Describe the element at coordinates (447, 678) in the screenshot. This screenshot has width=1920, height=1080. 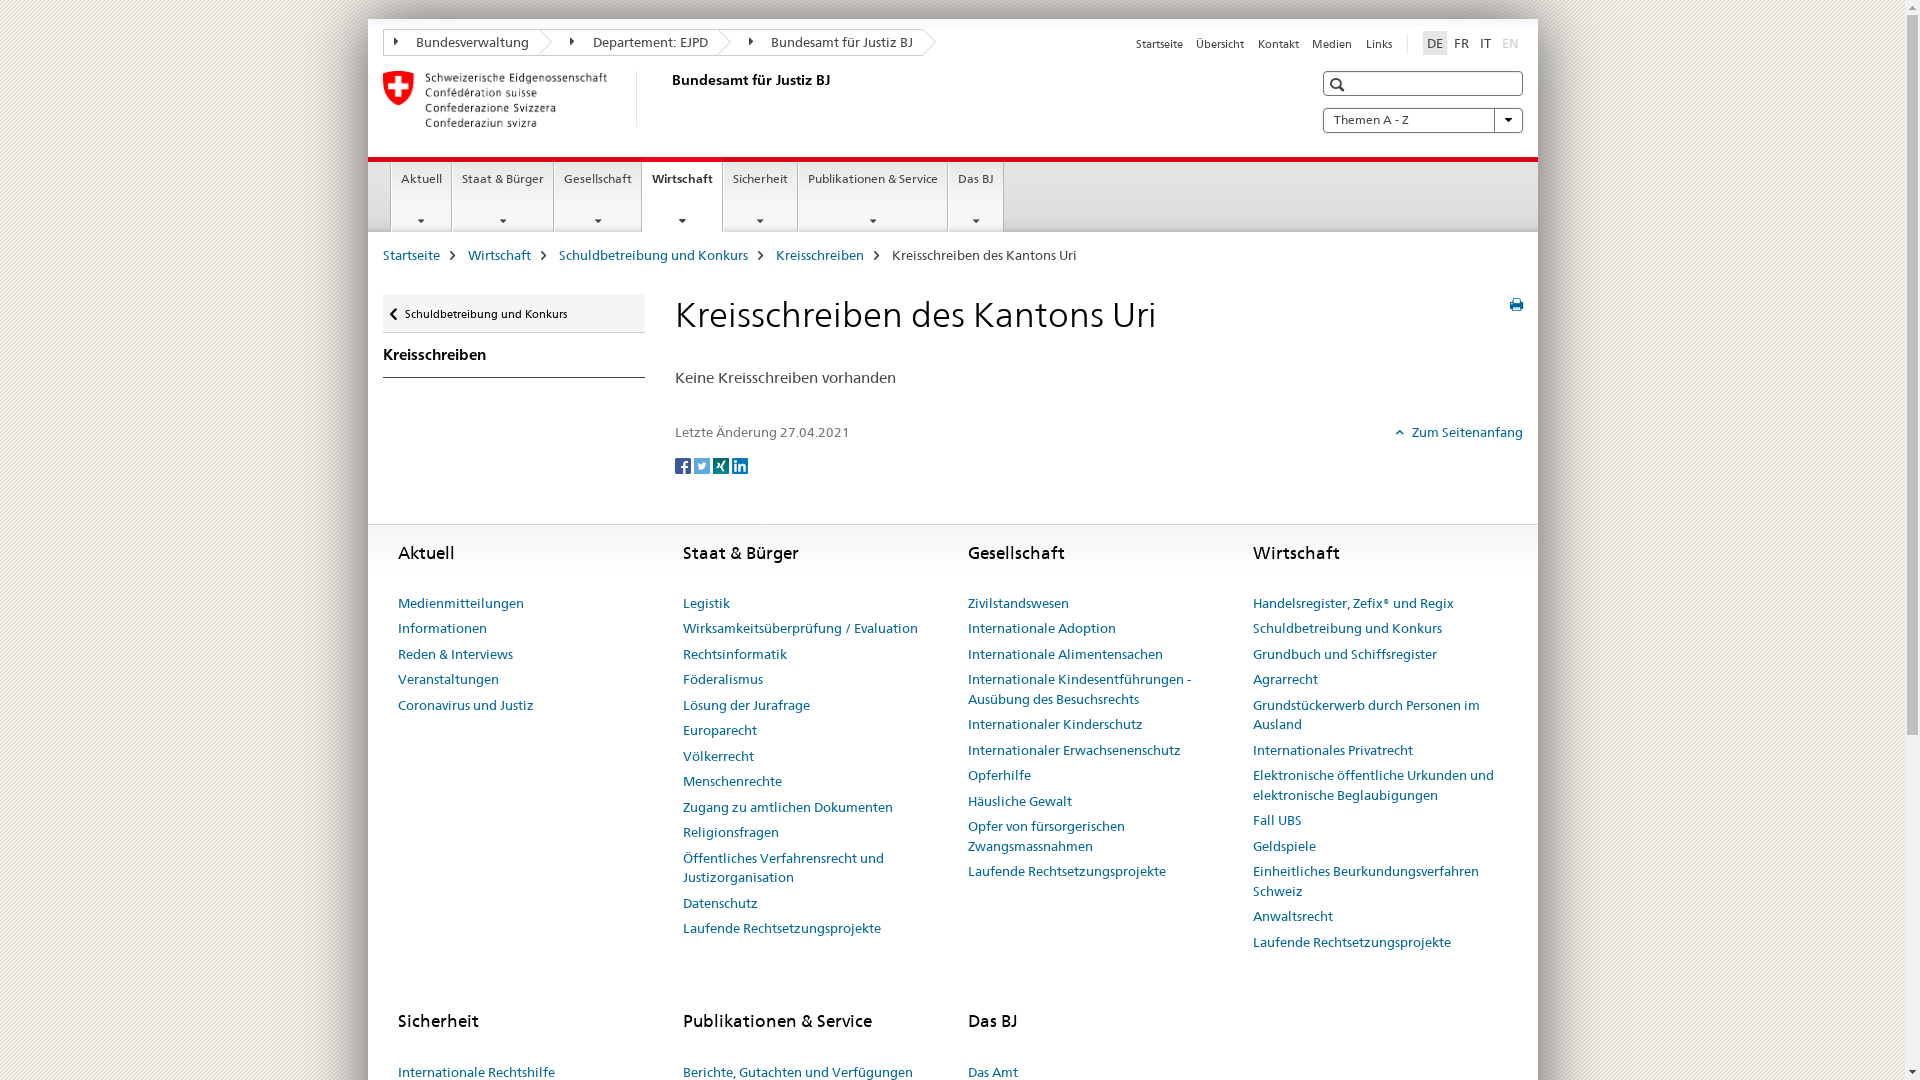
I see `'Veranstaltungen'` at that location.